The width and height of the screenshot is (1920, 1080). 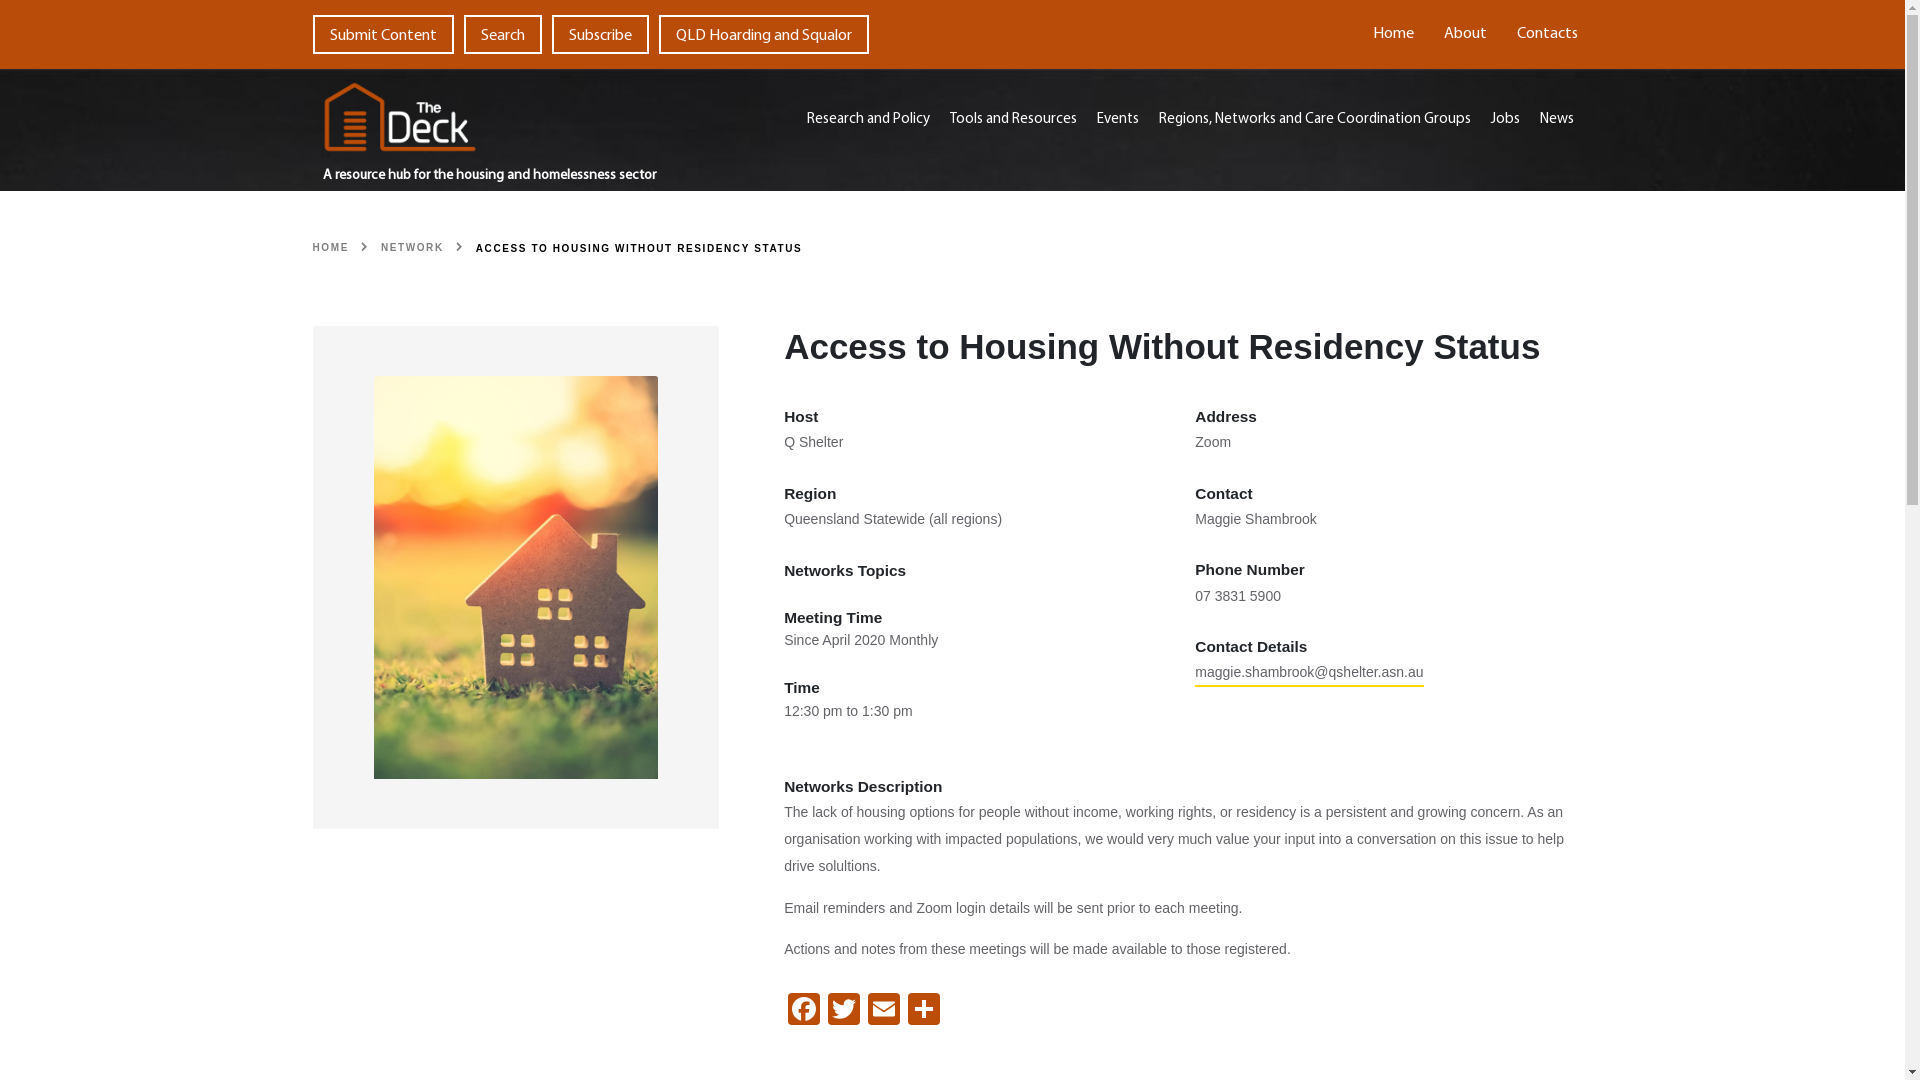 What do you see at coordinates (882, 1011) in the screenshot?
I see `'Email'` at bounding box center [882, 1011].